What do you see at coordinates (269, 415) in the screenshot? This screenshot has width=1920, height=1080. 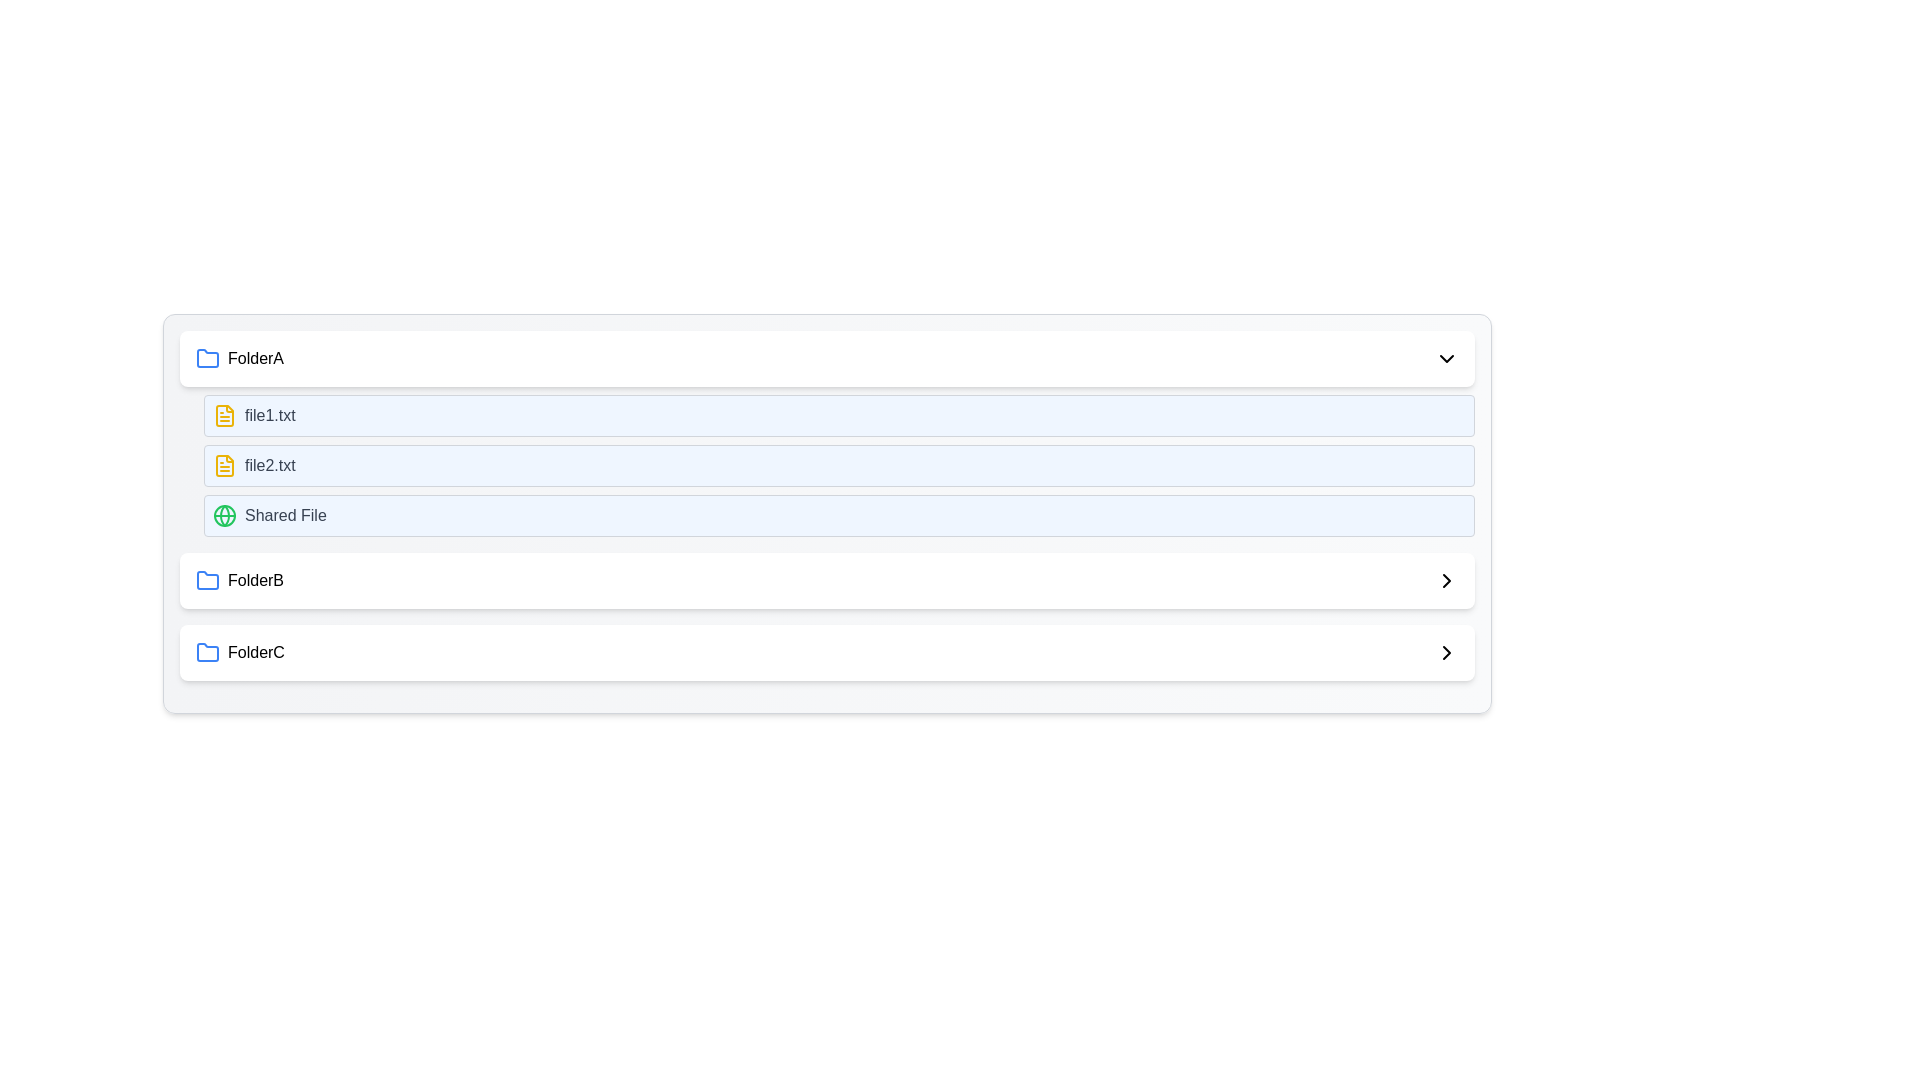 I see `the text label 'file1.txt', which is the first file entry` at bounding box center [269, 415].